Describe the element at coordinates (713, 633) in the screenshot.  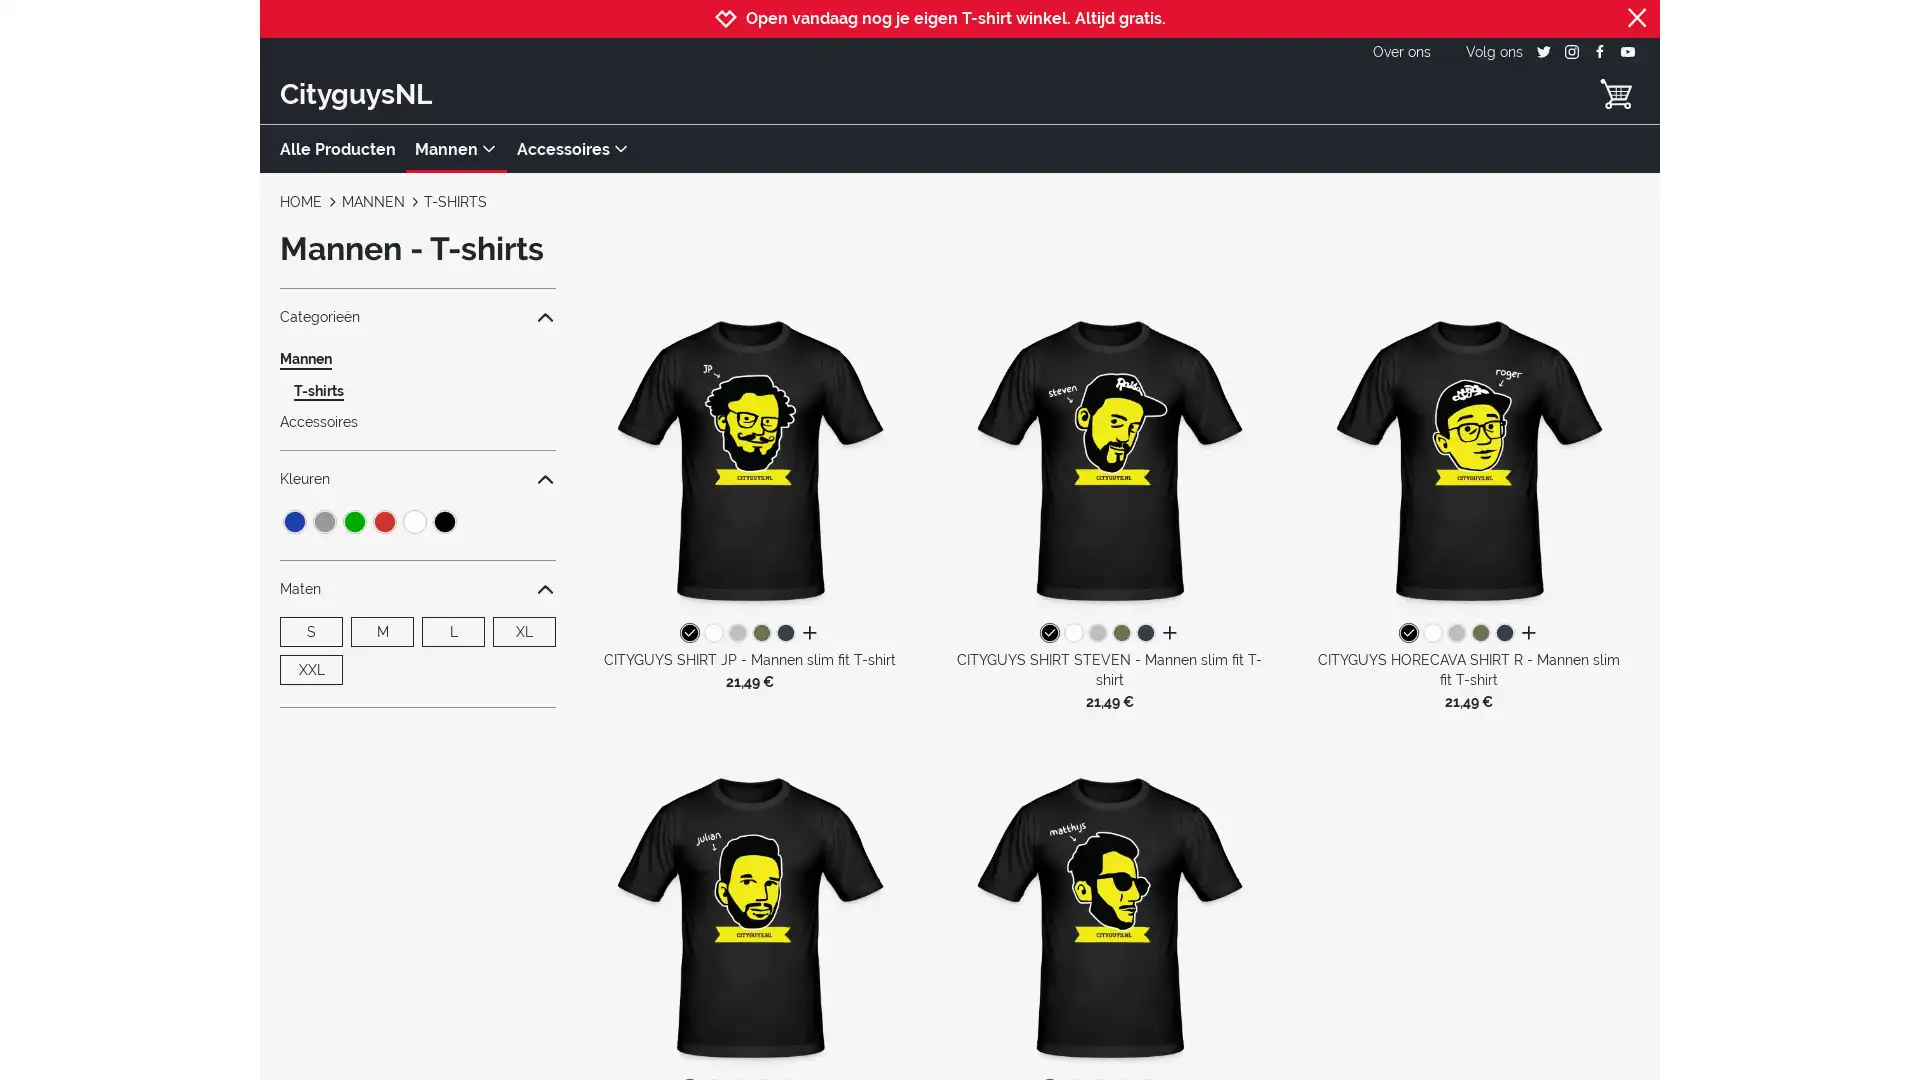
I see `wit` at that location.